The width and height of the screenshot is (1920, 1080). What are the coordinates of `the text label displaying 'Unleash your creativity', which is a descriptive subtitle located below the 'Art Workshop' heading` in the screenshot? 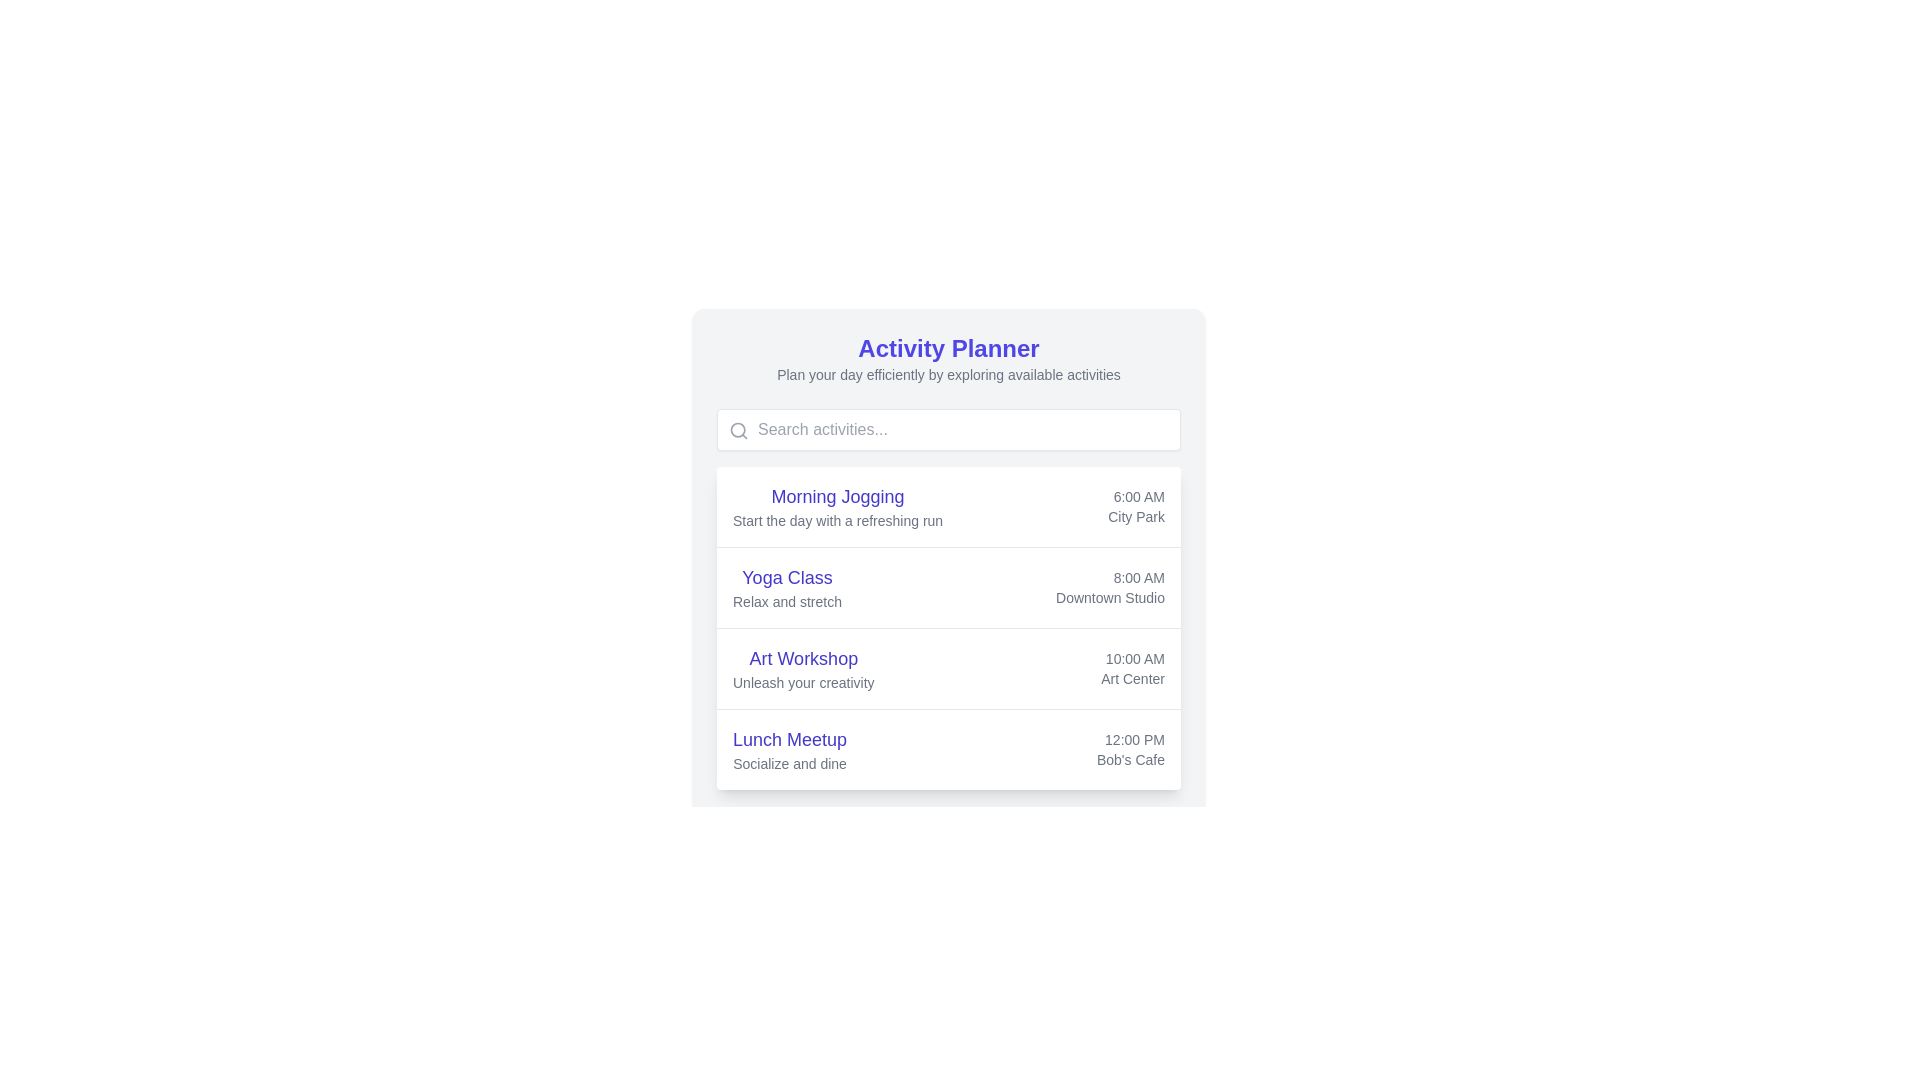 It's located at (803, 681).